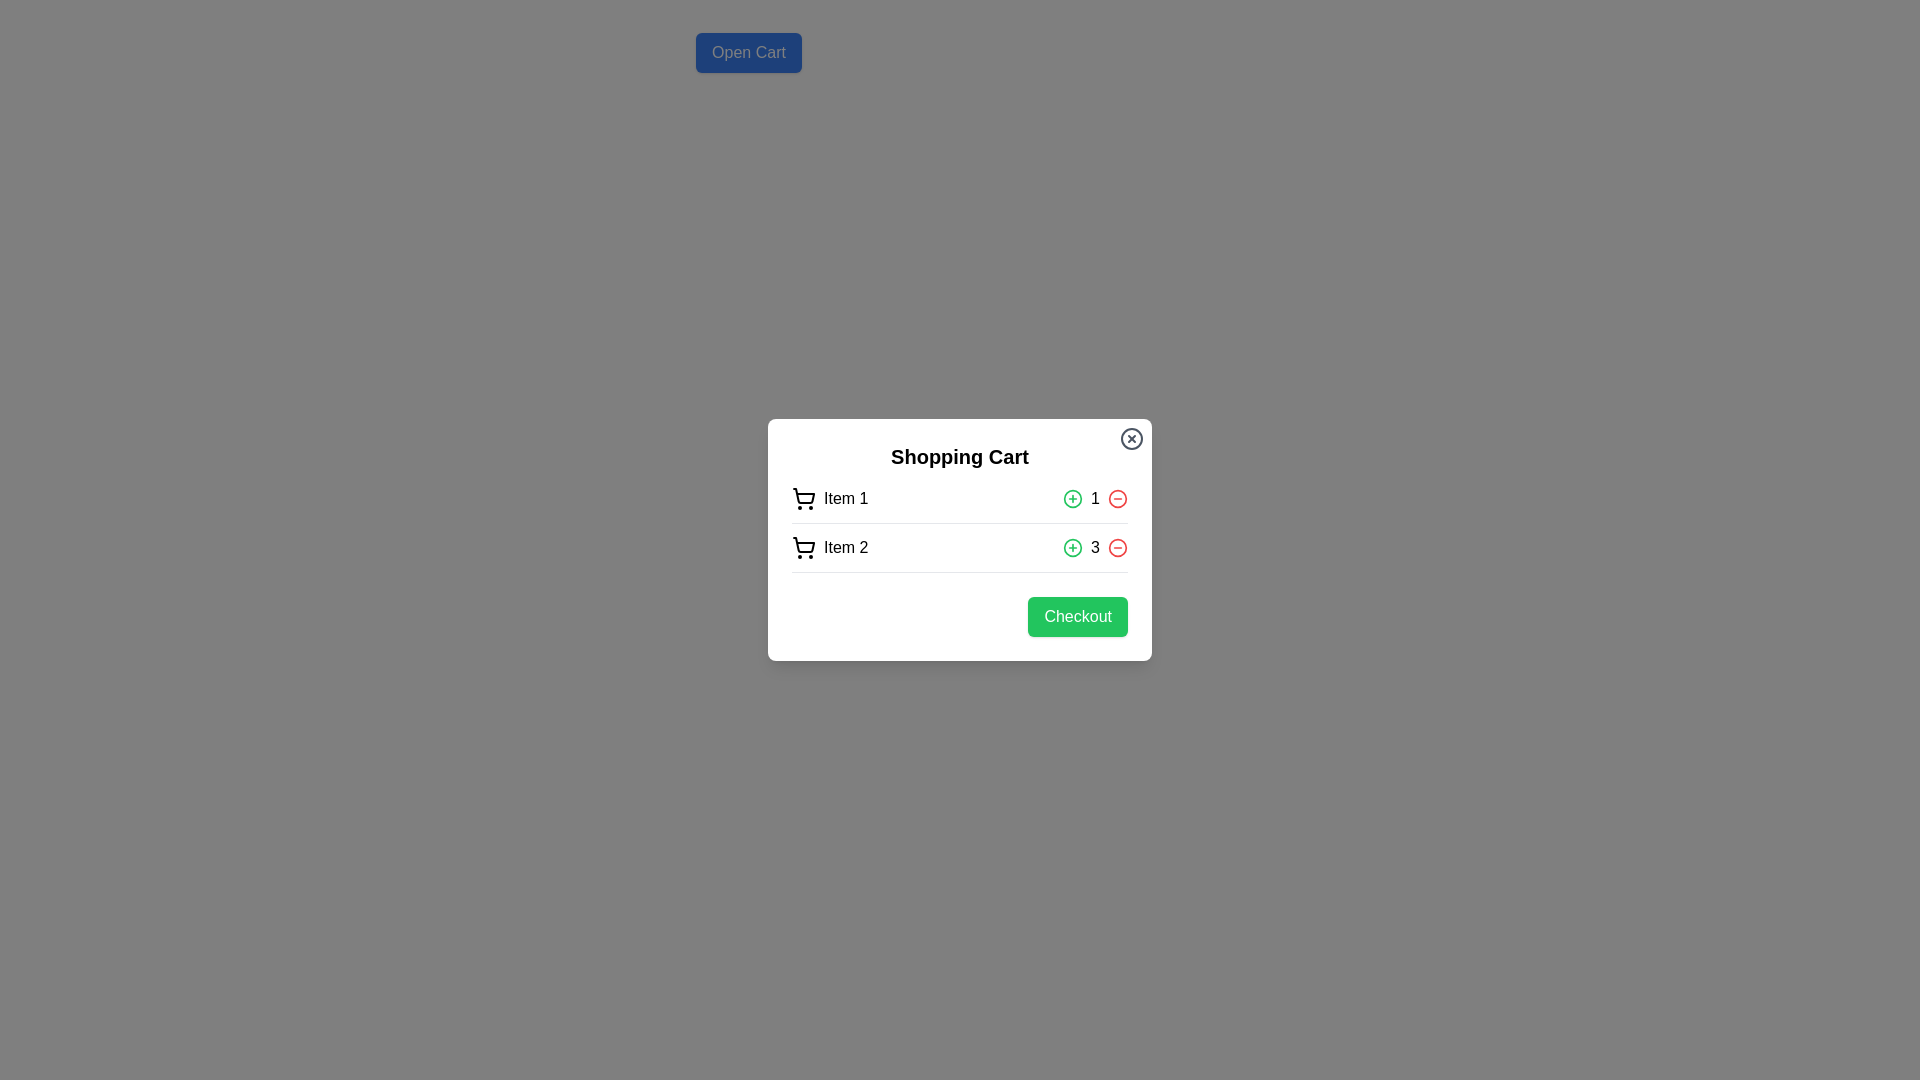  What do you see at coordinates (804, 497) in the screenshot?
I see `the shopping cart icon associated with 'Item 1' located at the far left of the item text and controls` at bounding box center [804, 497].